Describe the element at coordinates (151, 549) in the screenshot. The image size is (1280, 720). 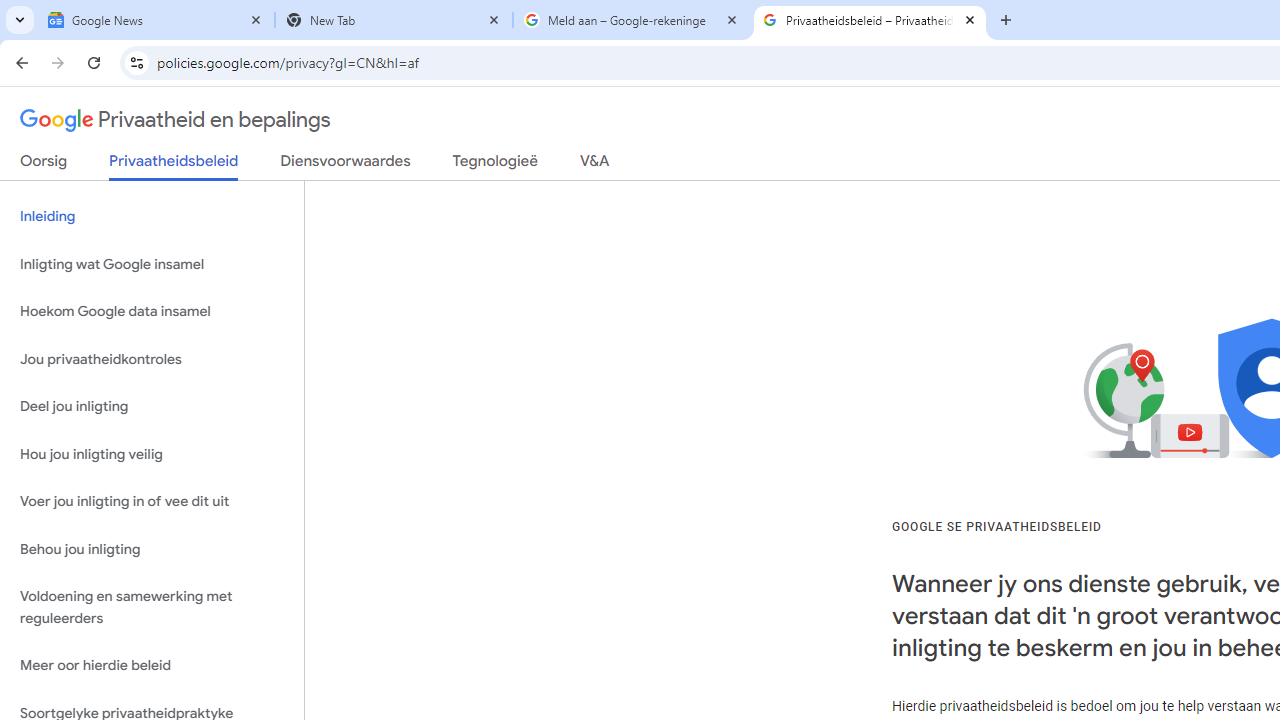
I see `'Behou jou inligting'` at that location.